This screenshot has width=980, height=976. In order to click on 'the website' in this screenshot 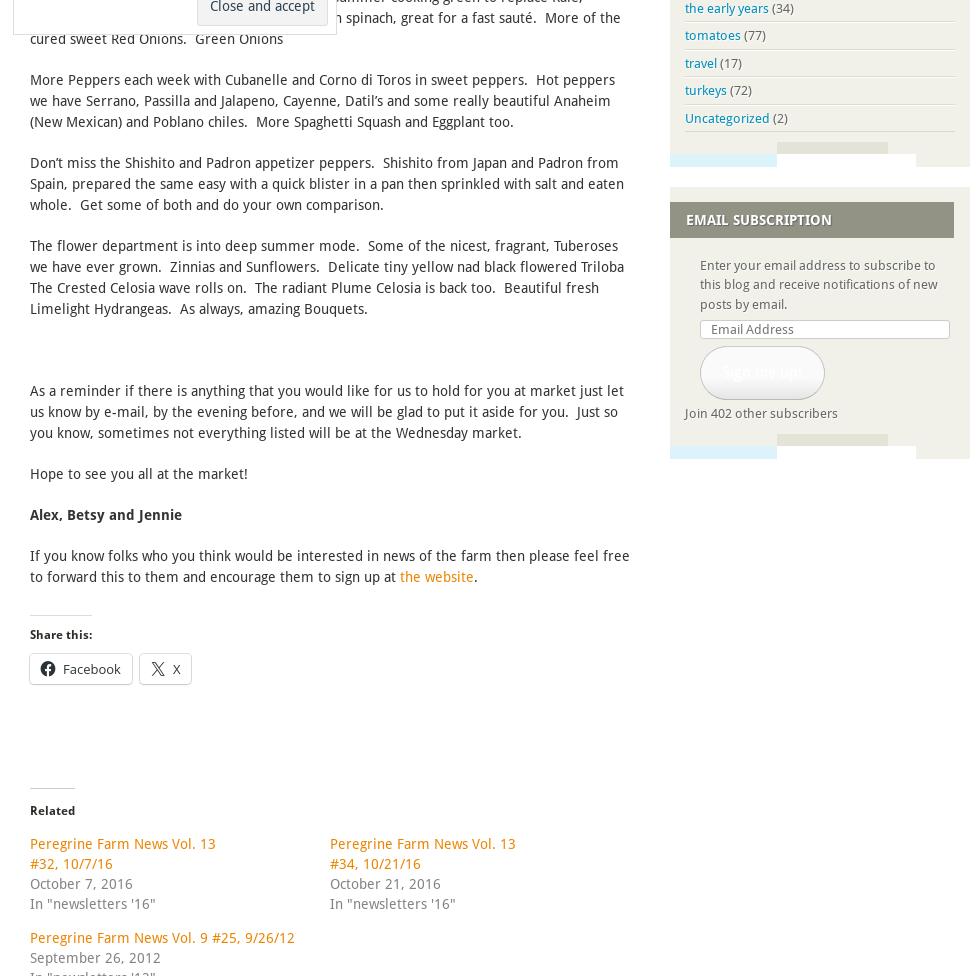, I will do `click(436, 576)`.